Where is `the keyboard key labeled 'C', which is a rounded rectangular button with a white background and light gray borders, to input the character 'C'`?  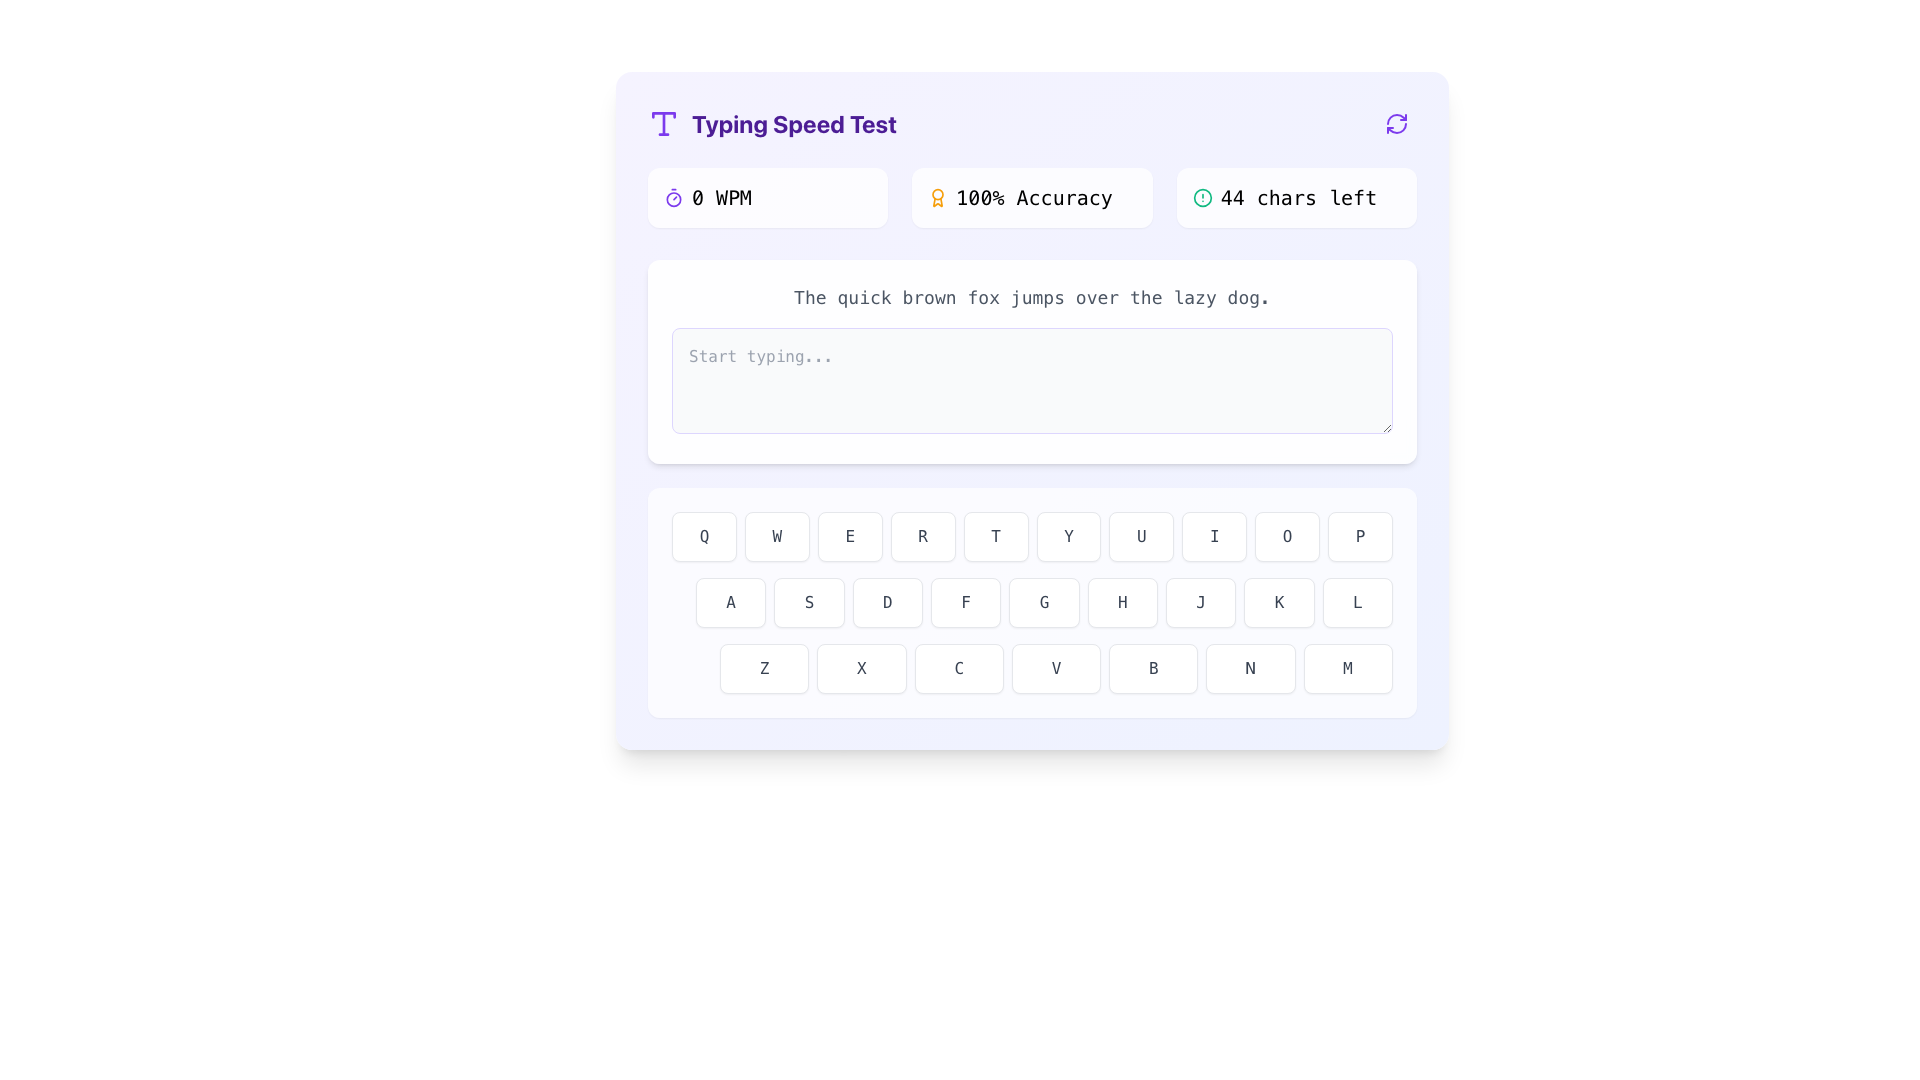
the keyboard key labeled 'C', which is a rounded rectangular button with a white background and light gray borders, to input the character 'C' is located at coordinates (958, 668).